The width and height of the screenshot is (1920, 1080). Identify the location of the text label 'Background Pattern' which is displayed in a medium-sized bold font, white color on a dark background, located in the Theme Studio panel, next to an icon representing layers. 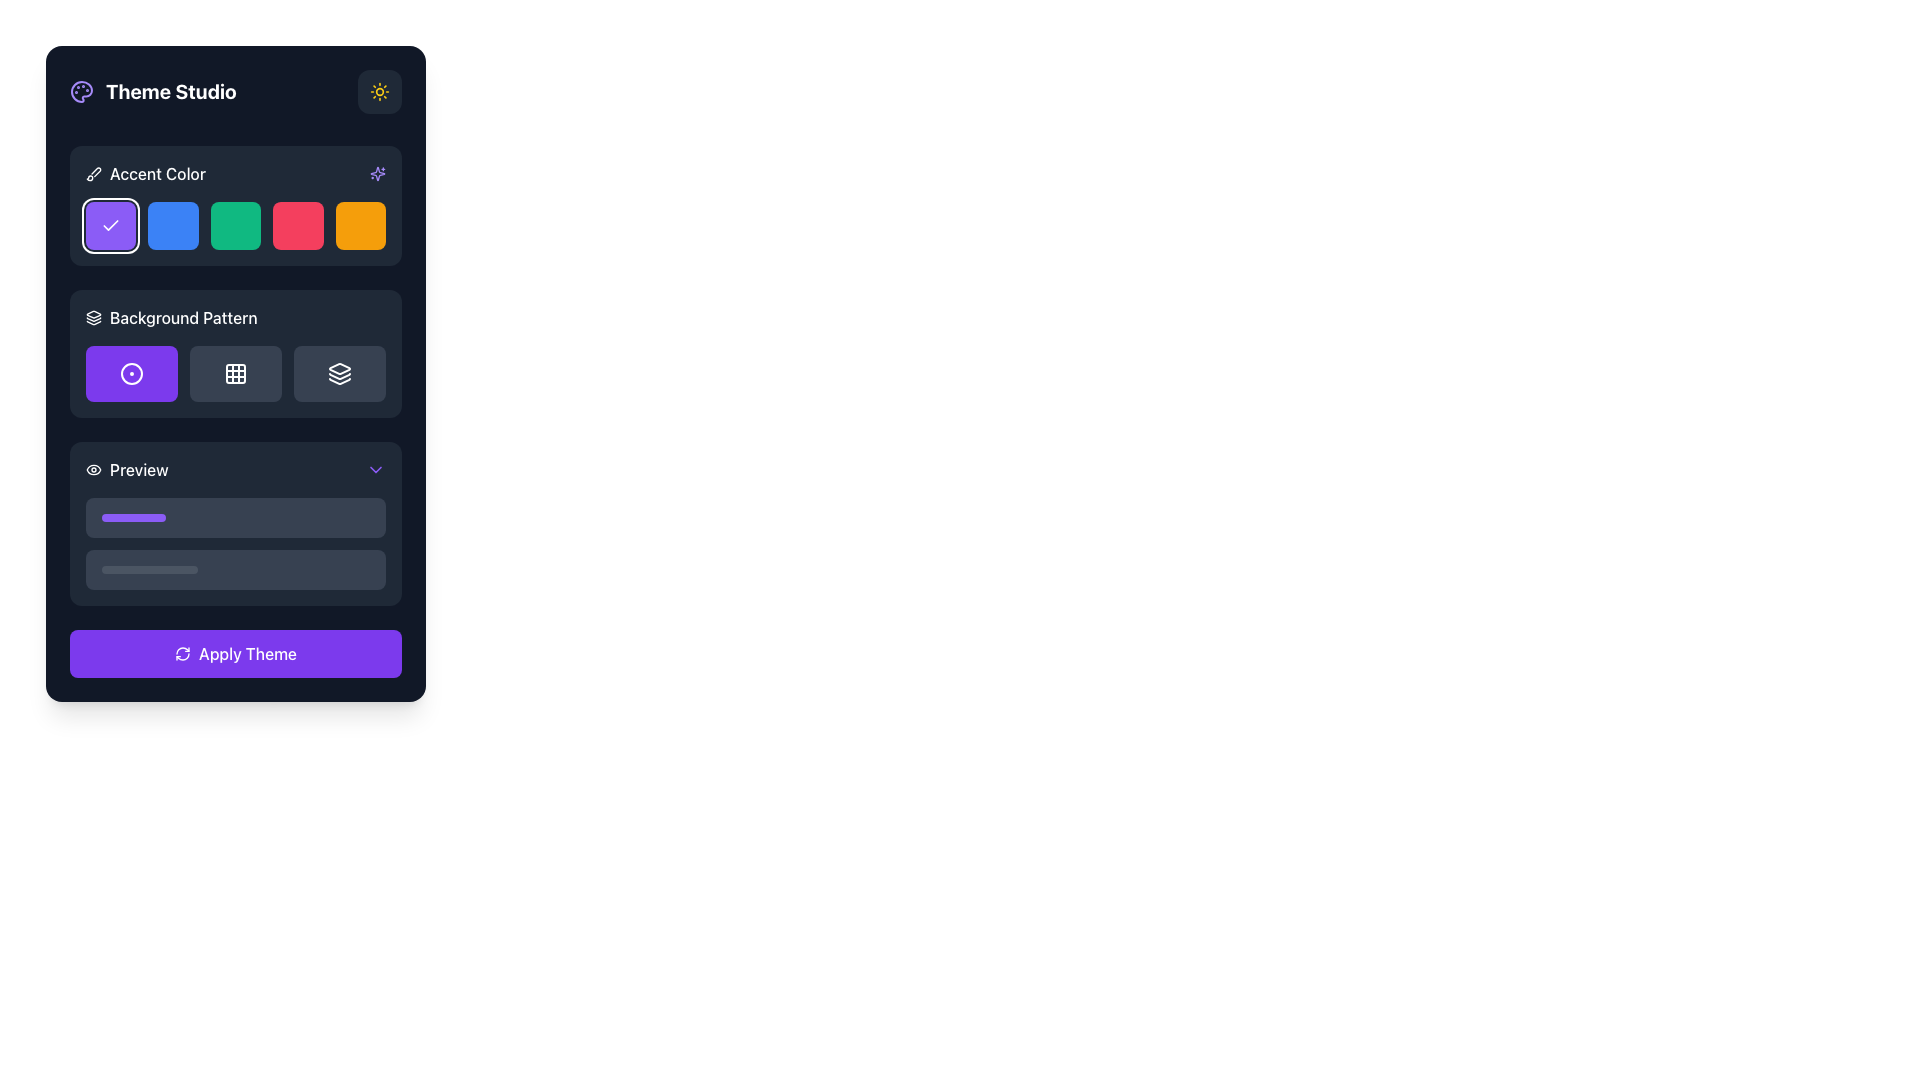
(183, 316).